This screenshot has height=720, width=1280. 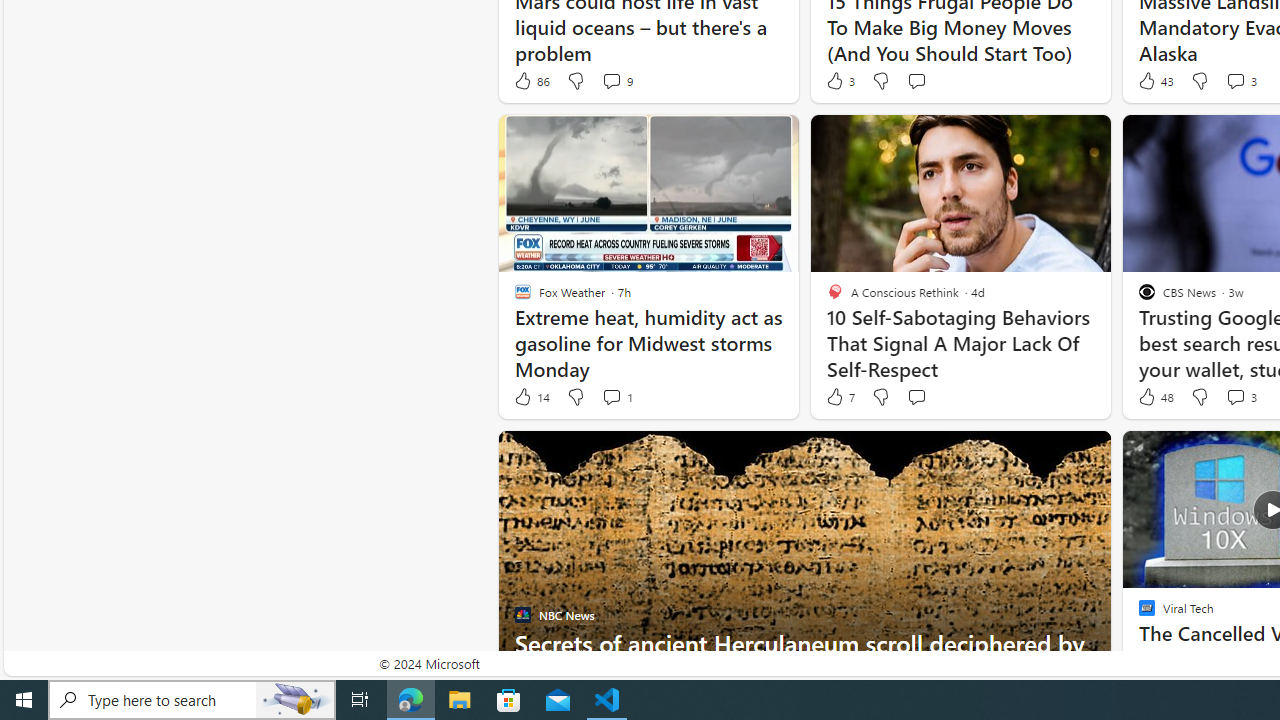 I want to click on 'Dislike', so click(x=1200, y=397).